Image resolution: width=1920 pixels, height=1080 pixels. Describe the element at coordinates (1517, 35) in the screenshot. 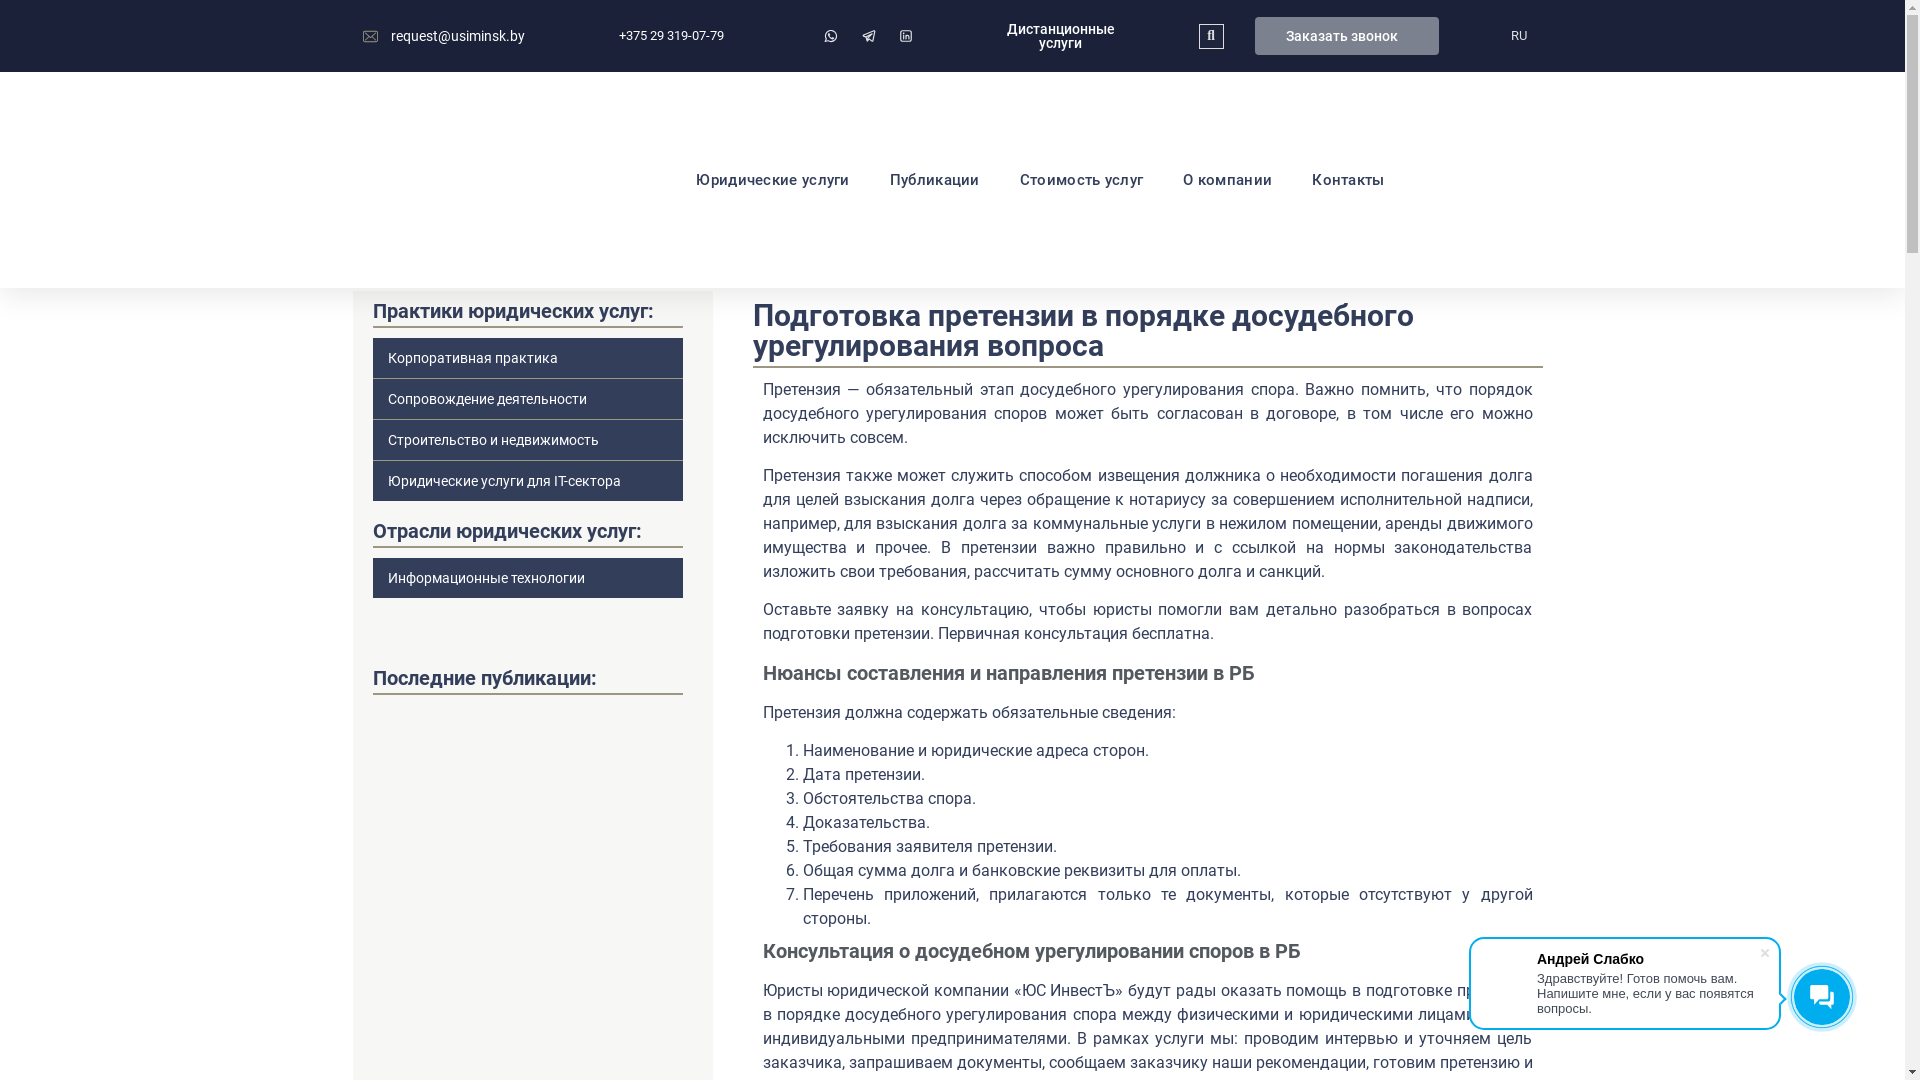

I see `'RU'` at that location.